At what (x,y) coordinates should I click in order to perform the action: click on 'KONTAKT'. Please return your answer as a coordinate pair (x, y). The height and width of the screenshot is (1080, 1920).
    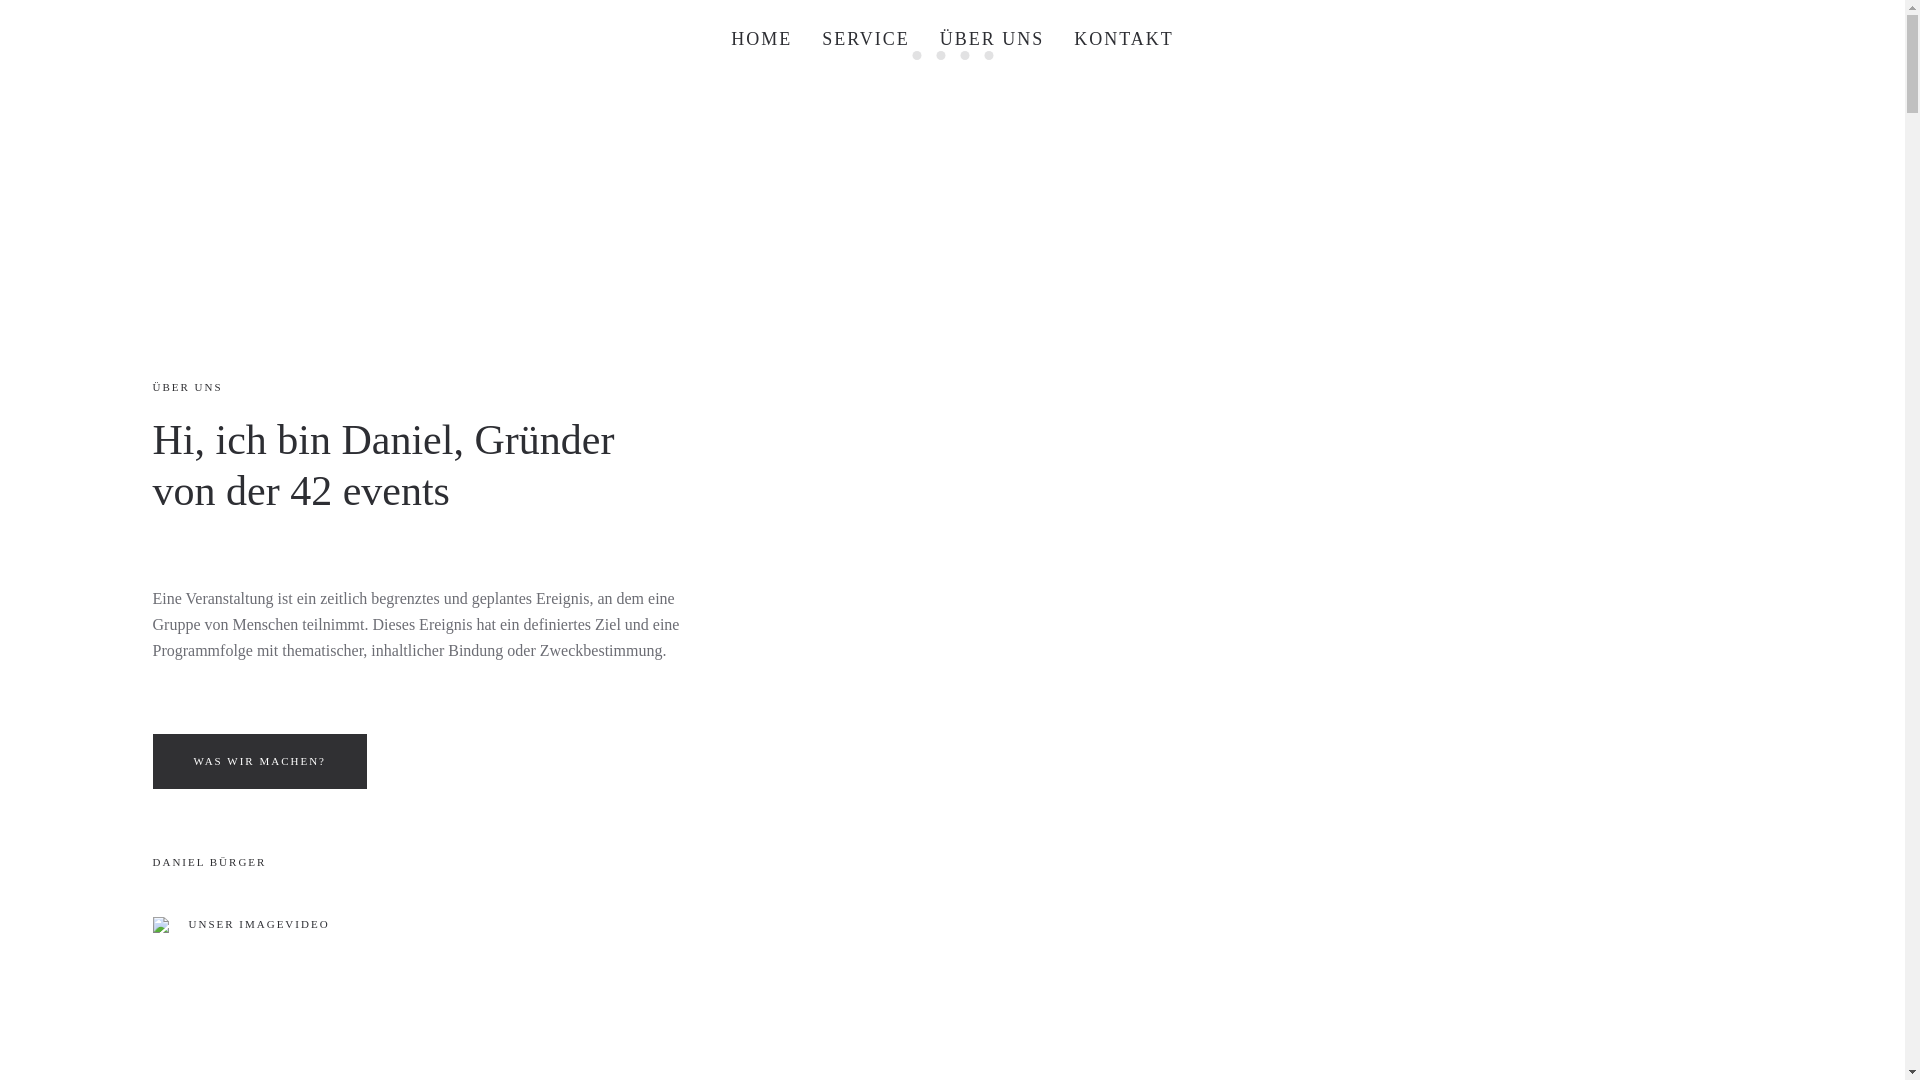
    Looking at the image, I should click on (1123, 39).